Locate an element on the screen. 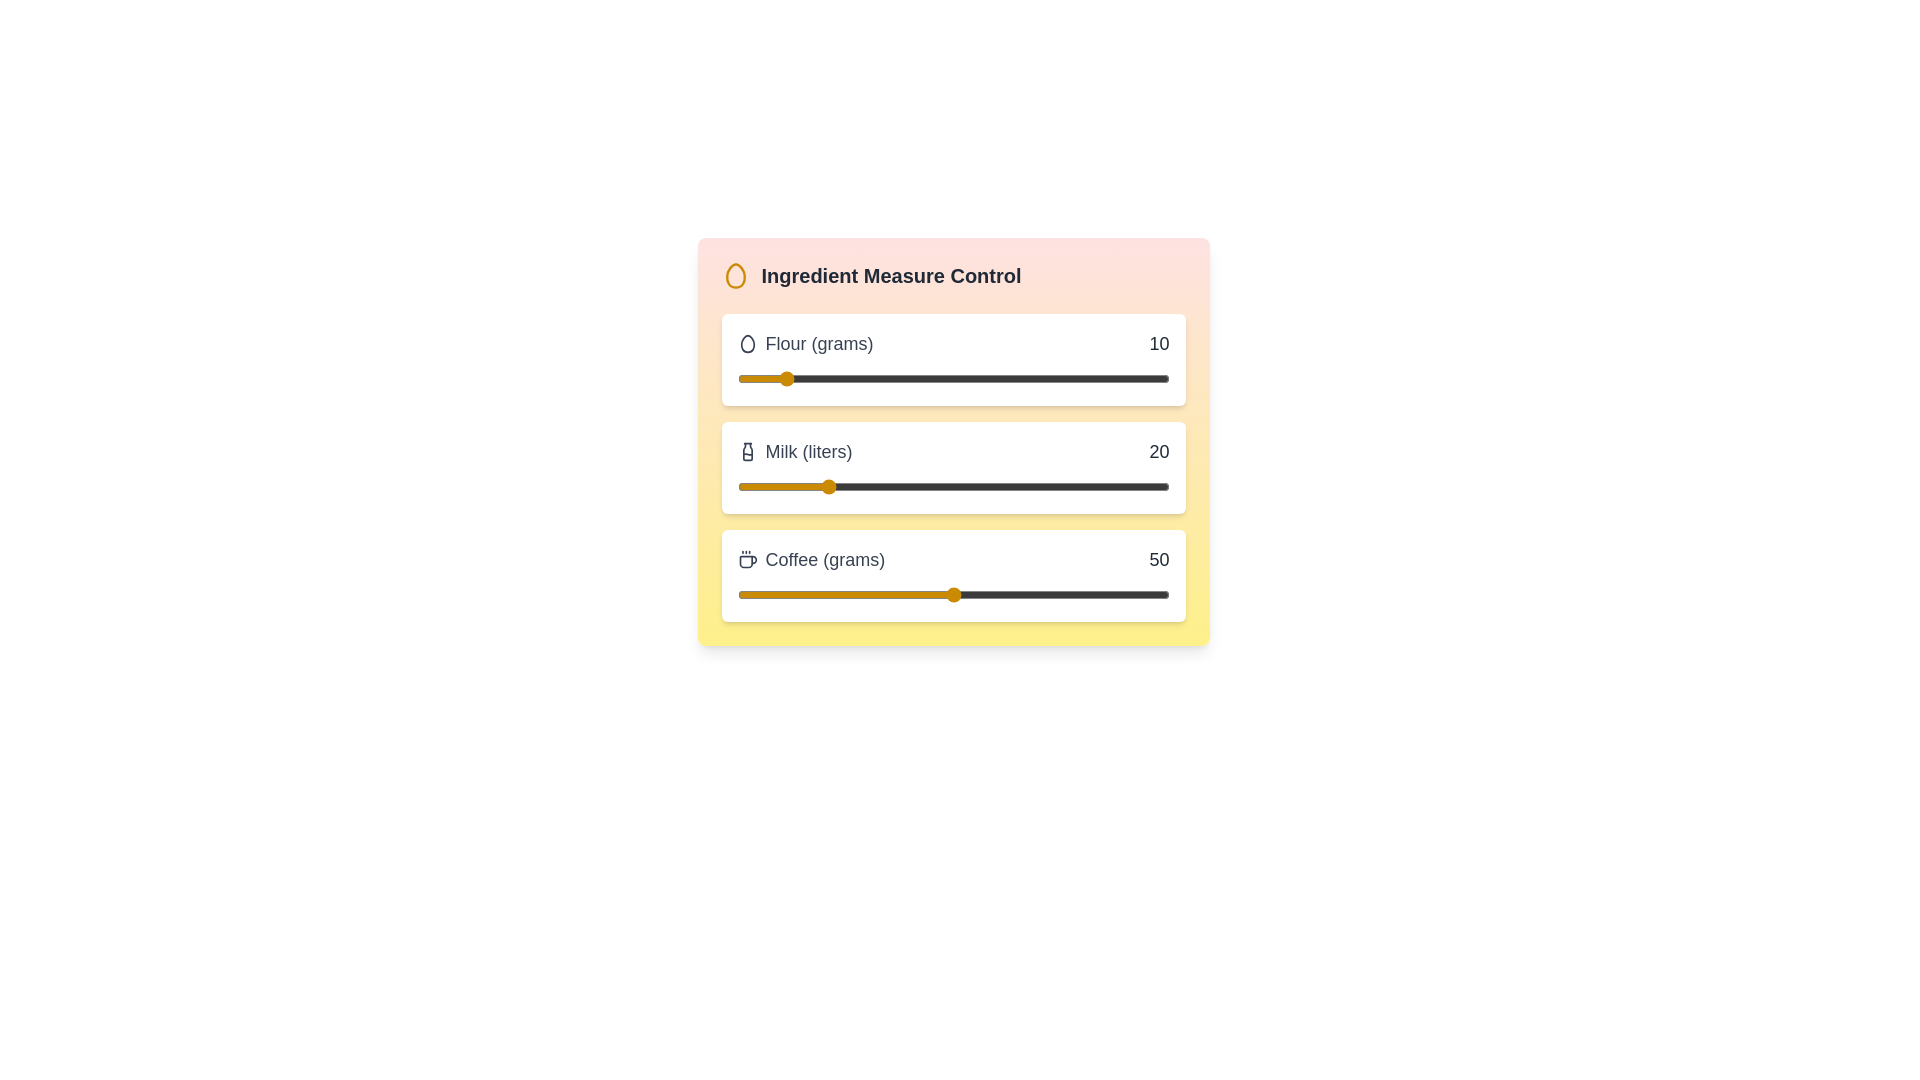 This screenshot has width=1920, height=1080. the coffee amount is located at coordinates (749, 593).